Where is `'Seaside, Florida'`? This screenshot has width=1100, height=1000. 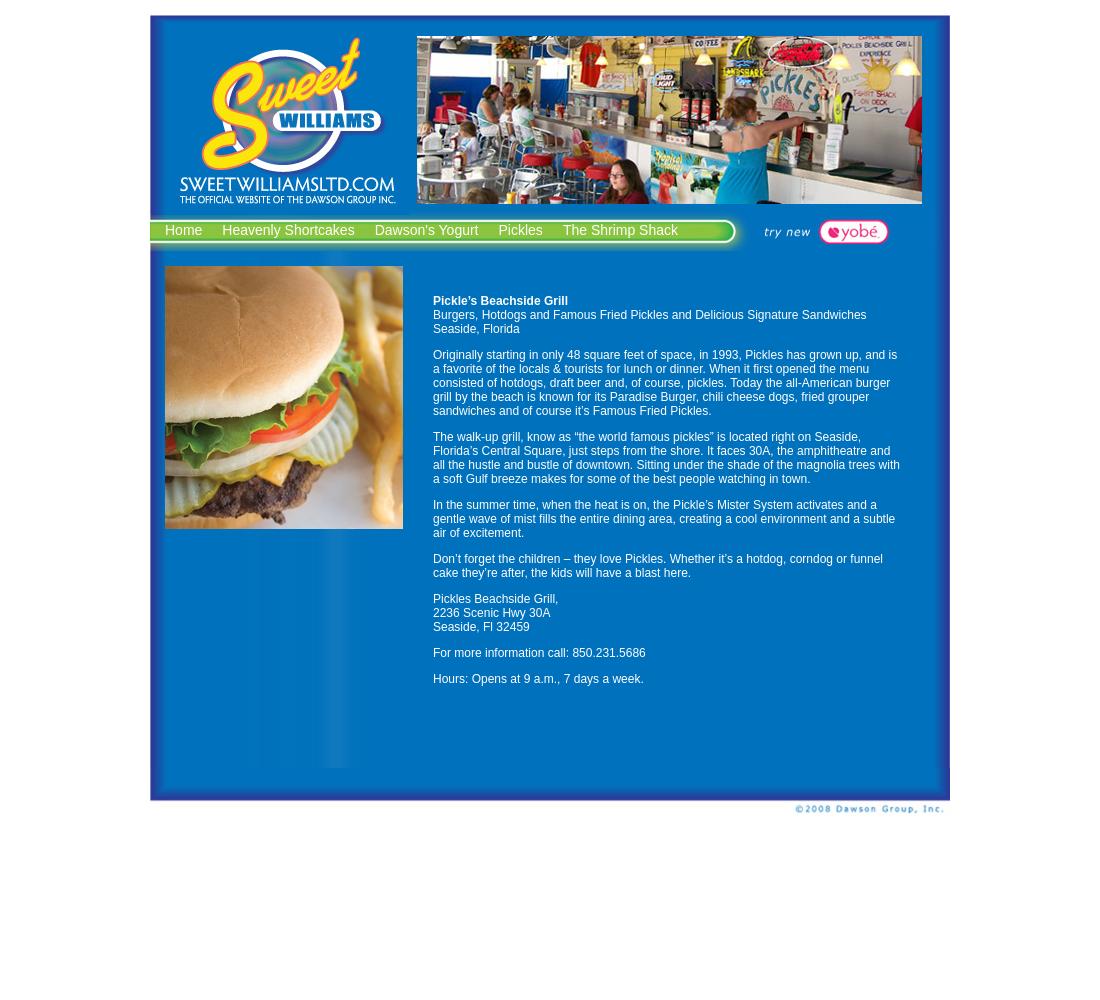 'Seaside, Florida' is located at coordinates (431, 328).